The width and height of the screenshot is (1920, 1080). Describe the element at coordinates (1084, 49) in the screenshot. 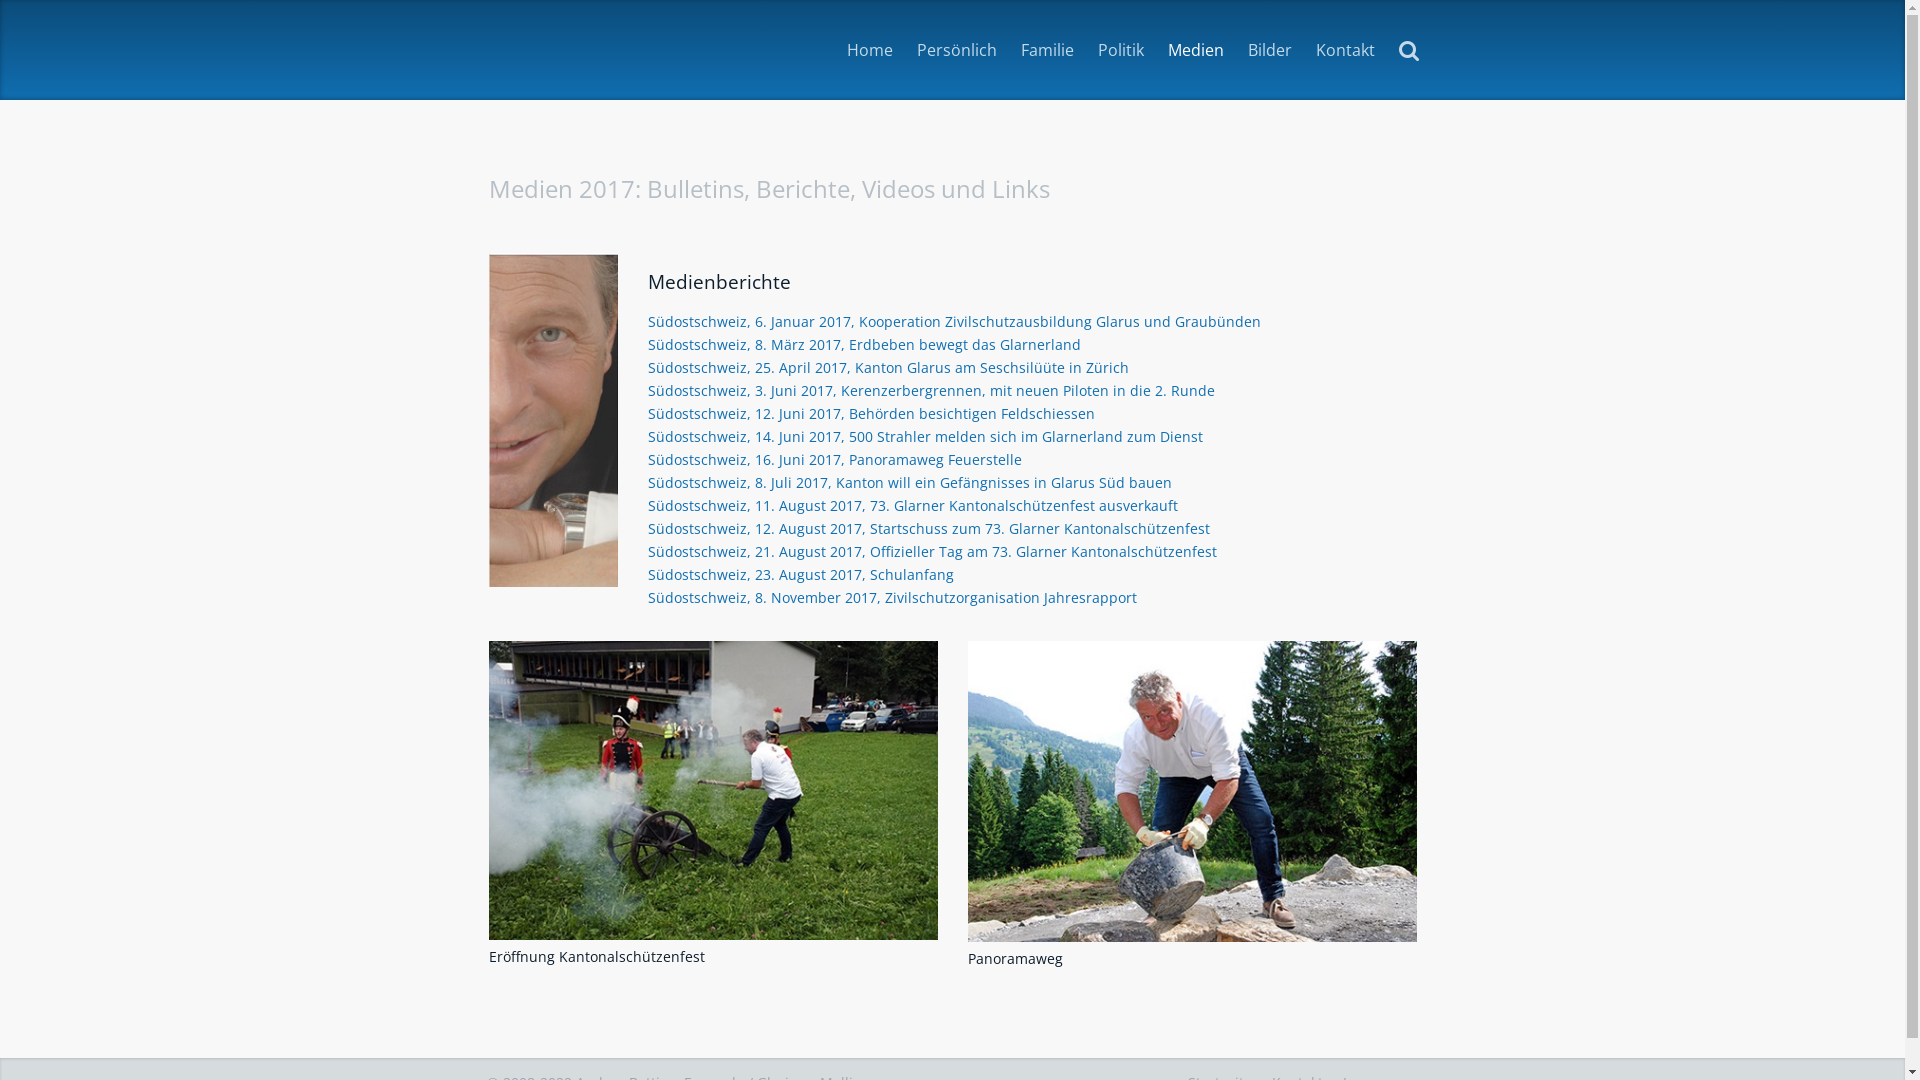

I see `'Politik'` at that location.